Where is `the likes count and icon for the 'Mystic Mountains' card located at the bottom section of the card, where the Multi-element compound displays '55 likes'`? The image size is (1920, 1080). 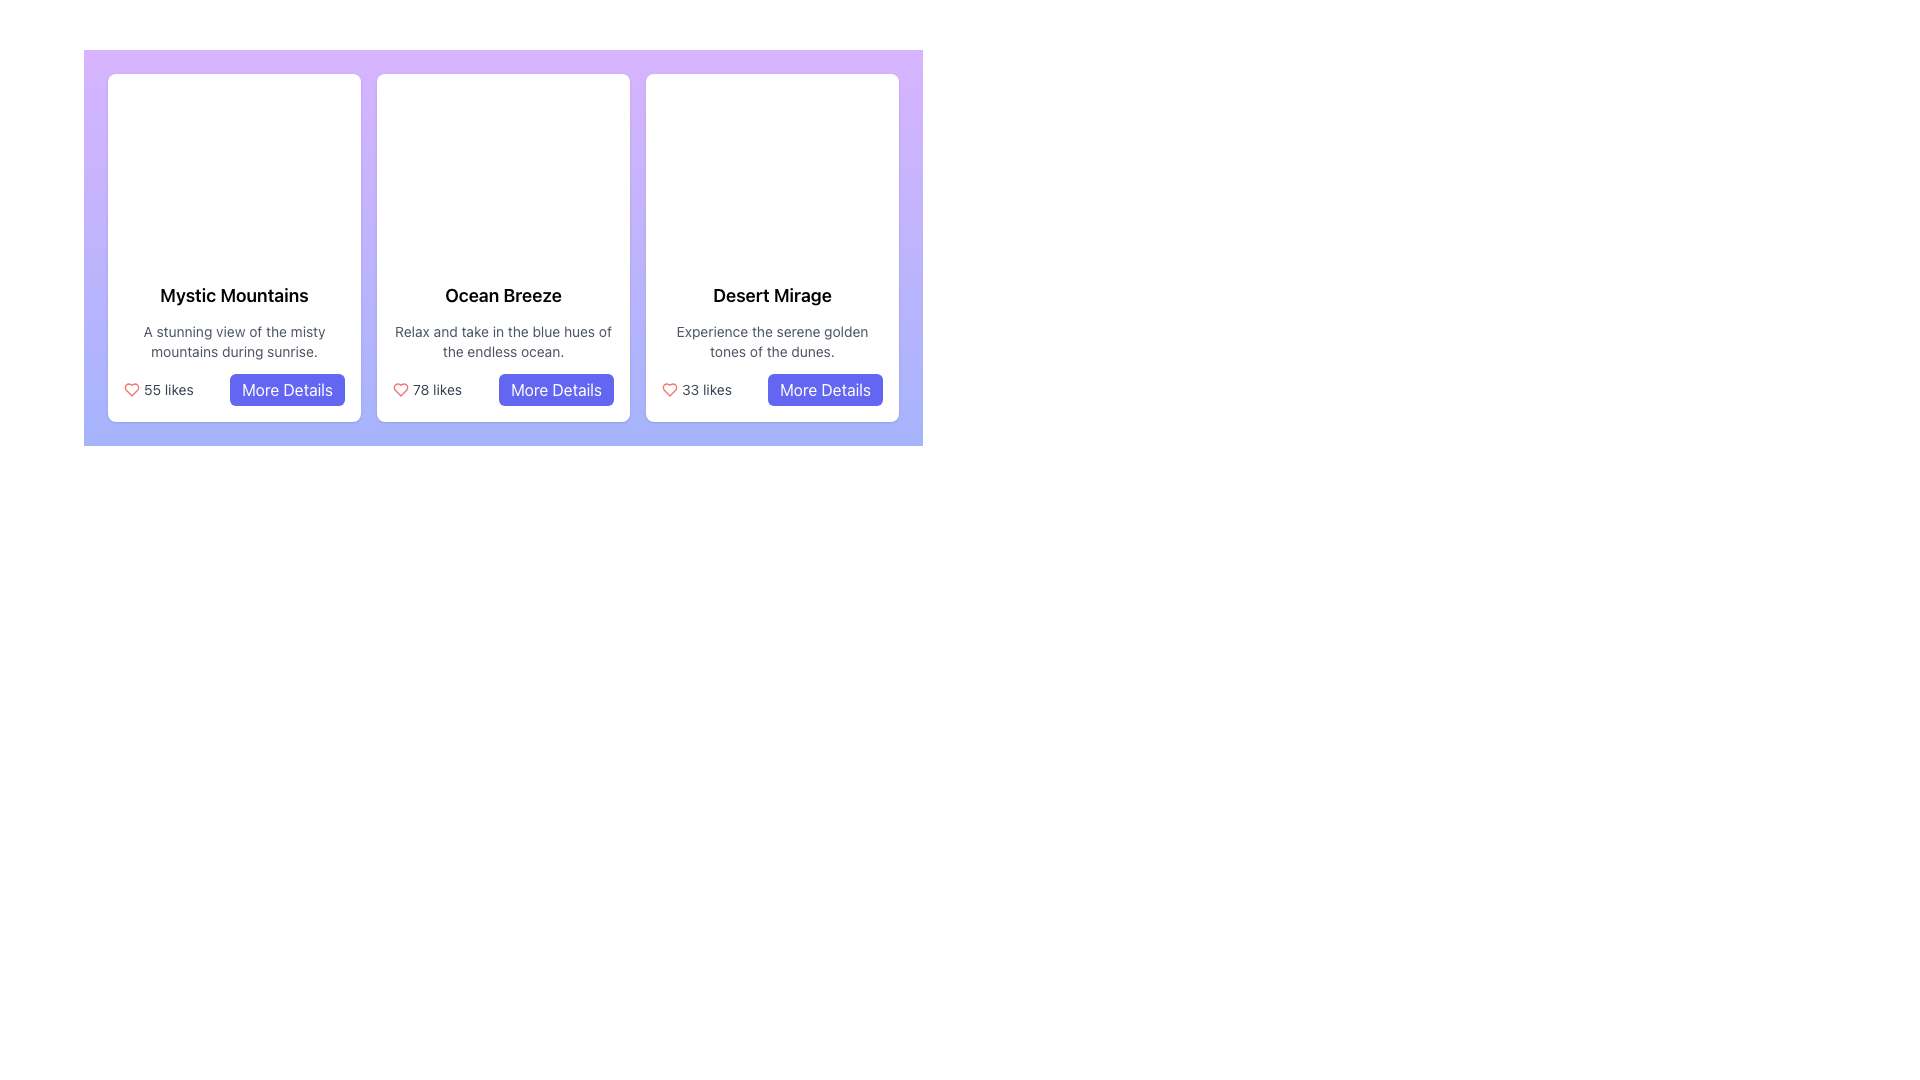
the likes count and icon for the 'Mystic Mountains' card located at the bottom section of the card, where the Multi-element compound displays '55 likes' is located at coordinates (234, 389).